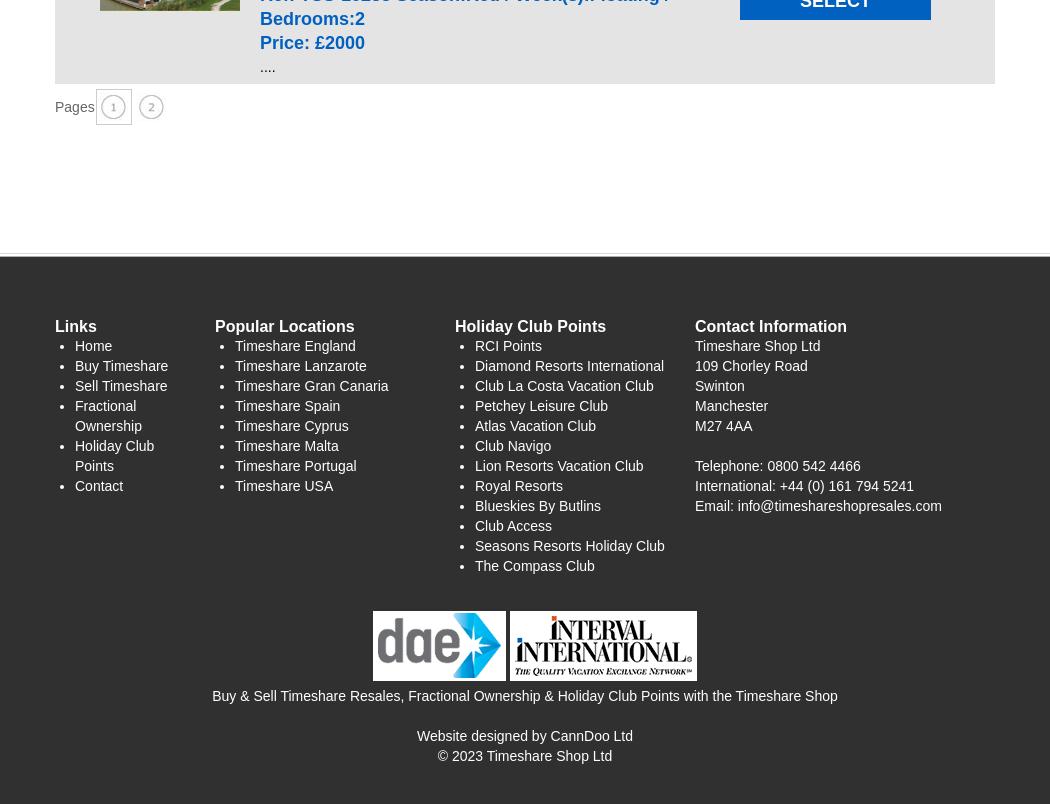  Describe the element at coordinates (803, 483) in the screenshot. I see `'International: +44 (0) 161 794 5241'` at that location.